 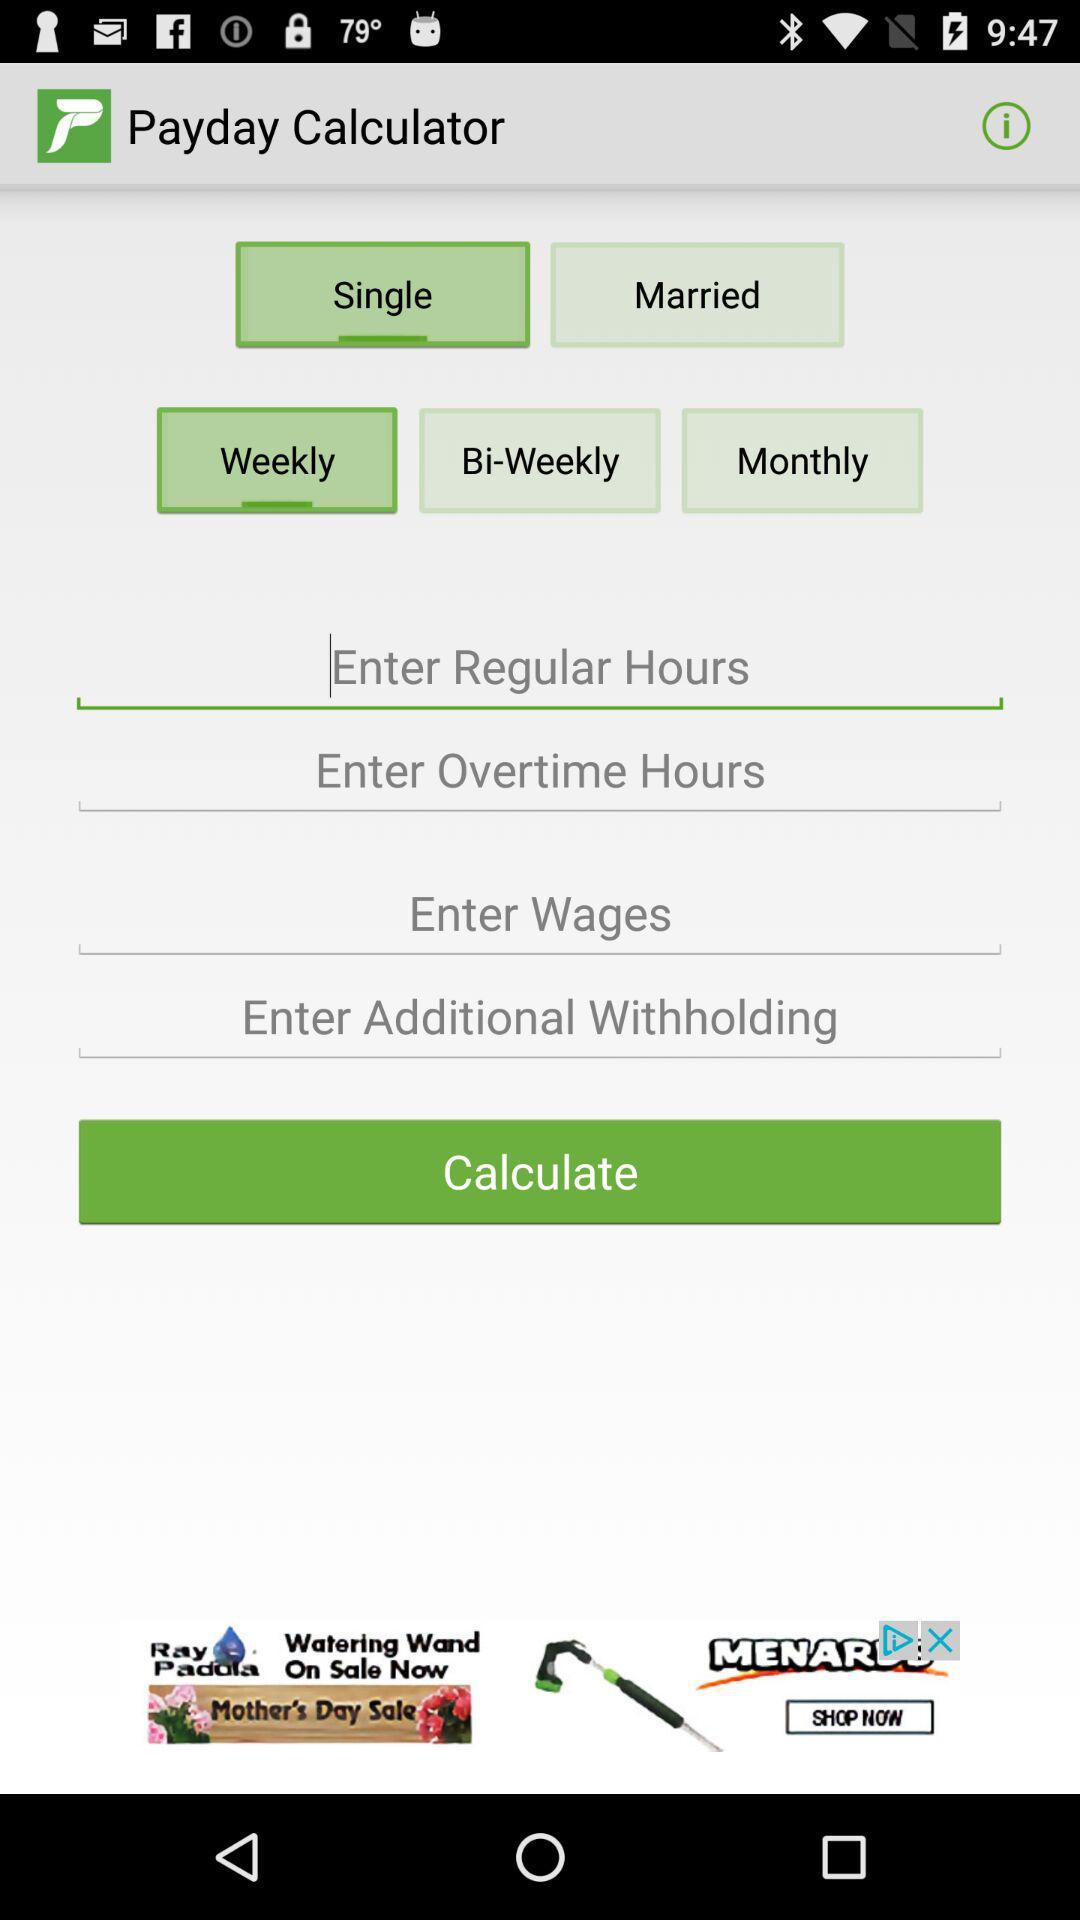 What do you see at coordinates (540, 1017) in the screenshot?
I see `5` at bounding box center [540, 1017].